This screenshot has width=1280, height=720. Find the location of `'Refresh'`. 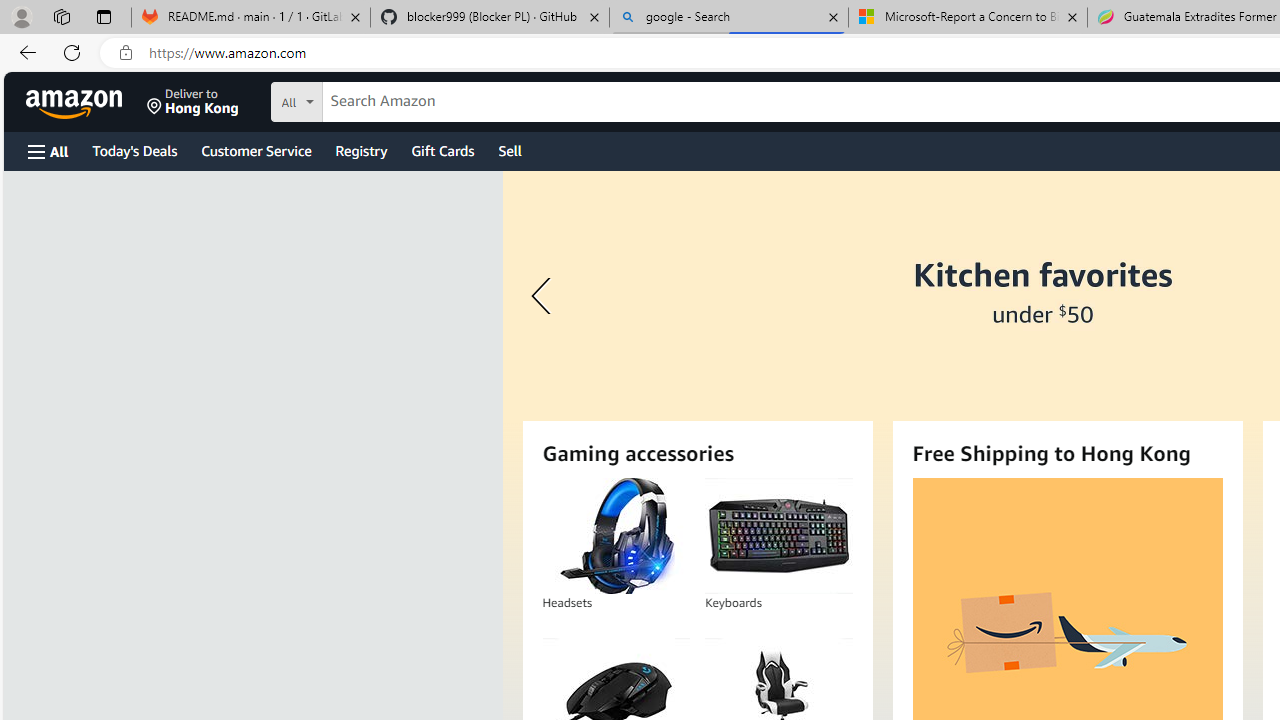

'Refresh' is located at coordinates (72, 51).